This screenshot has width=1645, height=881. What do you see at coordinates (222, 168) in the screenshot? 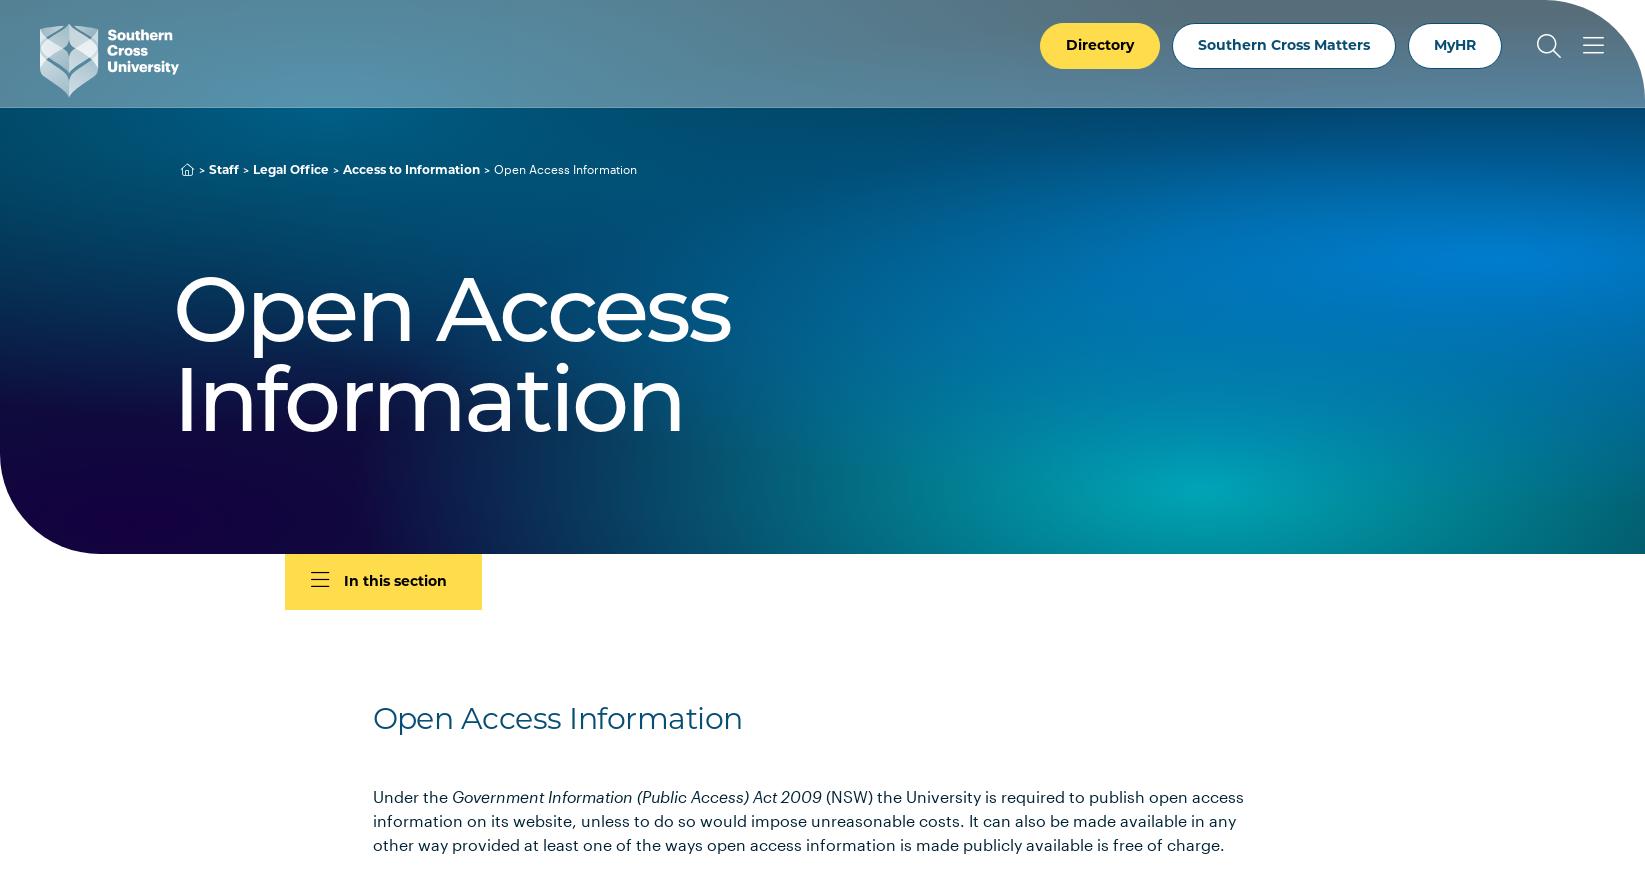
I see `'Staff'` at bounding box center [222, 168].